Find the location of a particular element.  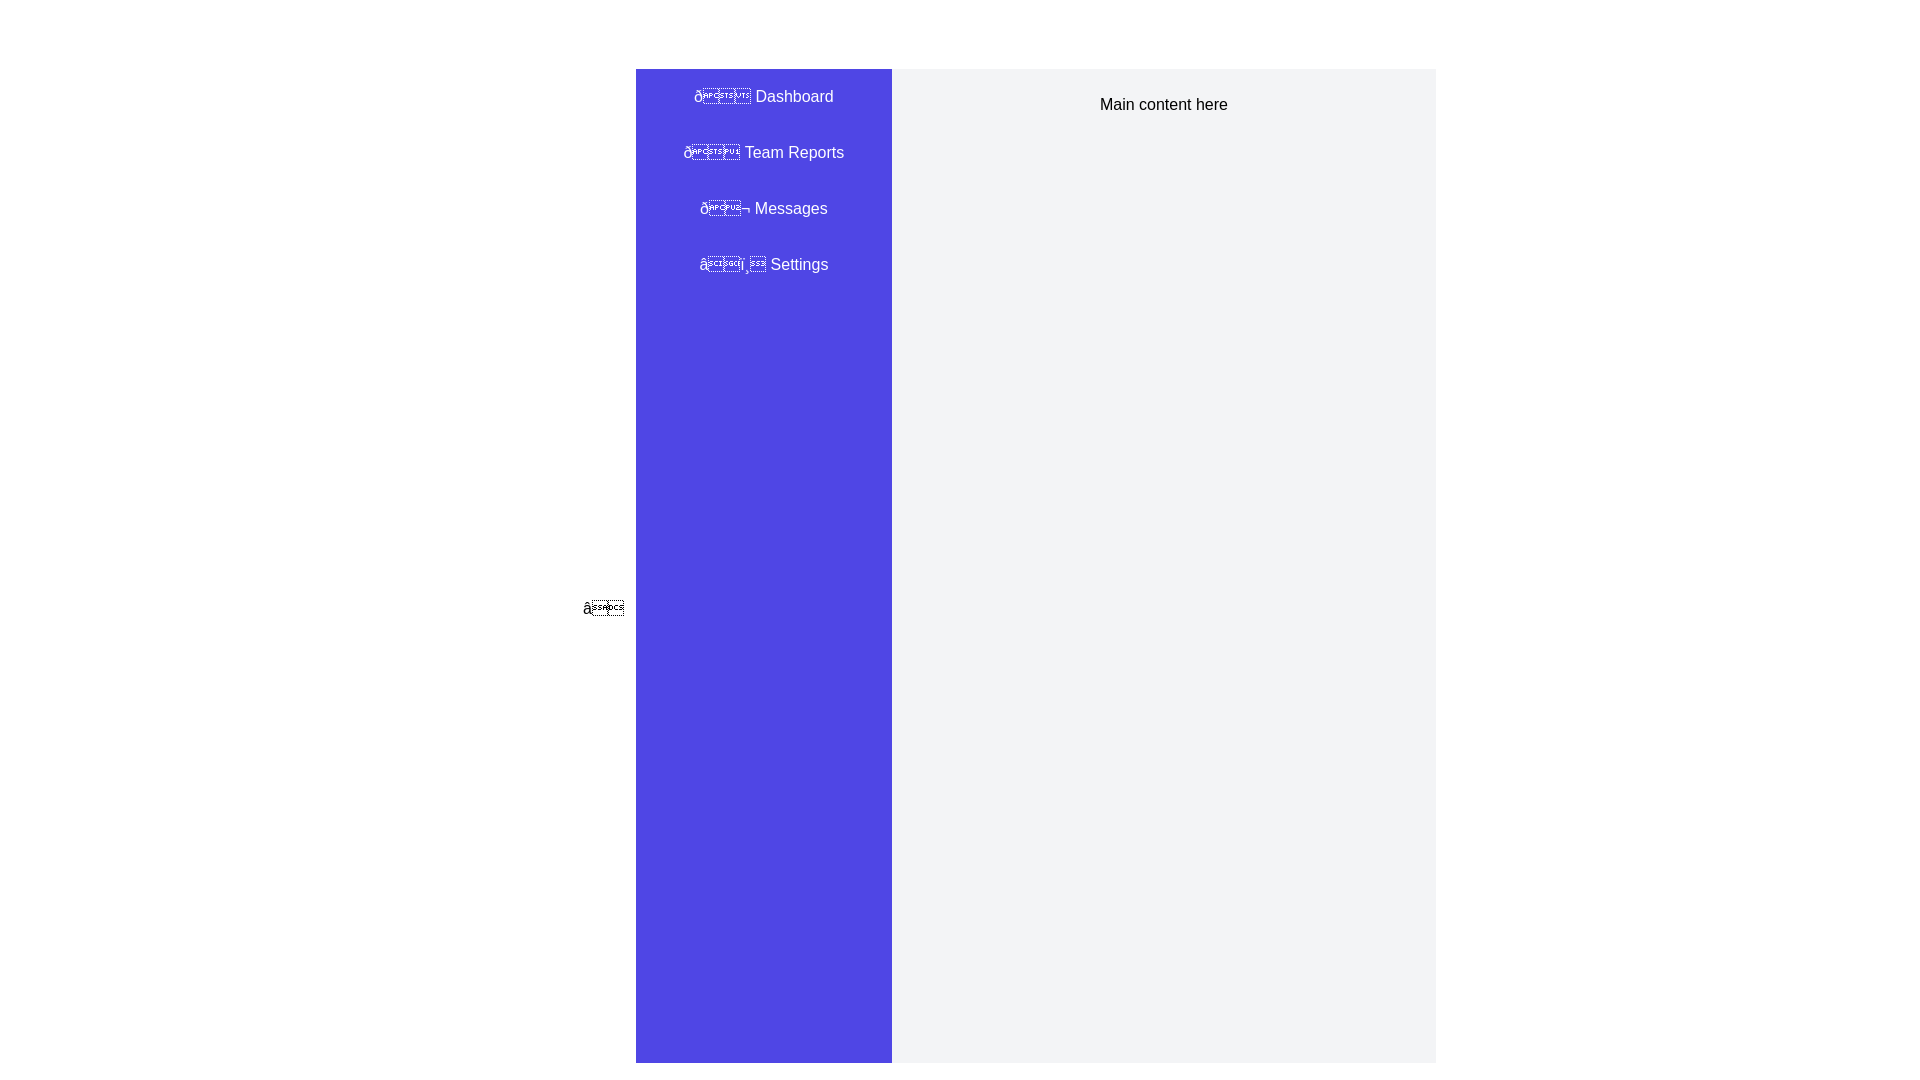

the 'Dashboard' menu item to select it is located at coordinates (762, 96).